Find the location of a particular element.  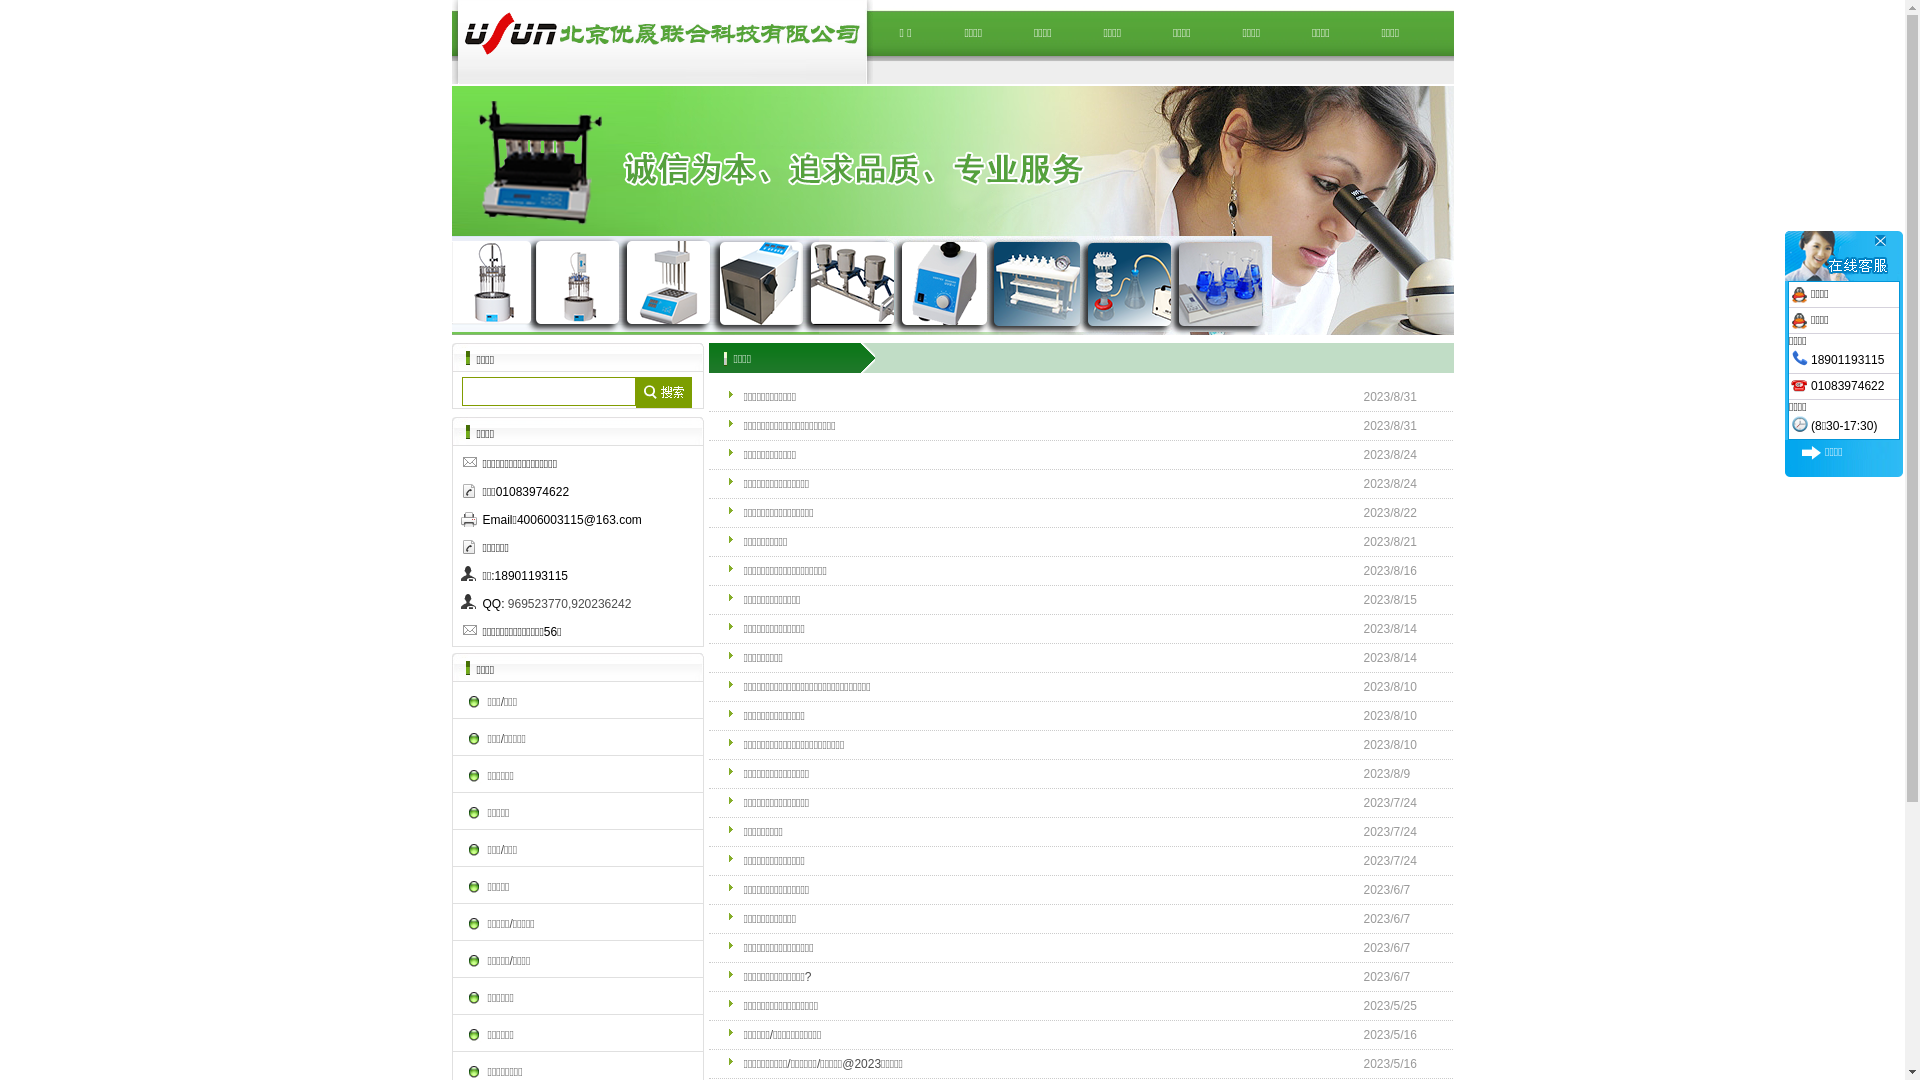

'969523770,920236242' is located at coordinates (508, 603).